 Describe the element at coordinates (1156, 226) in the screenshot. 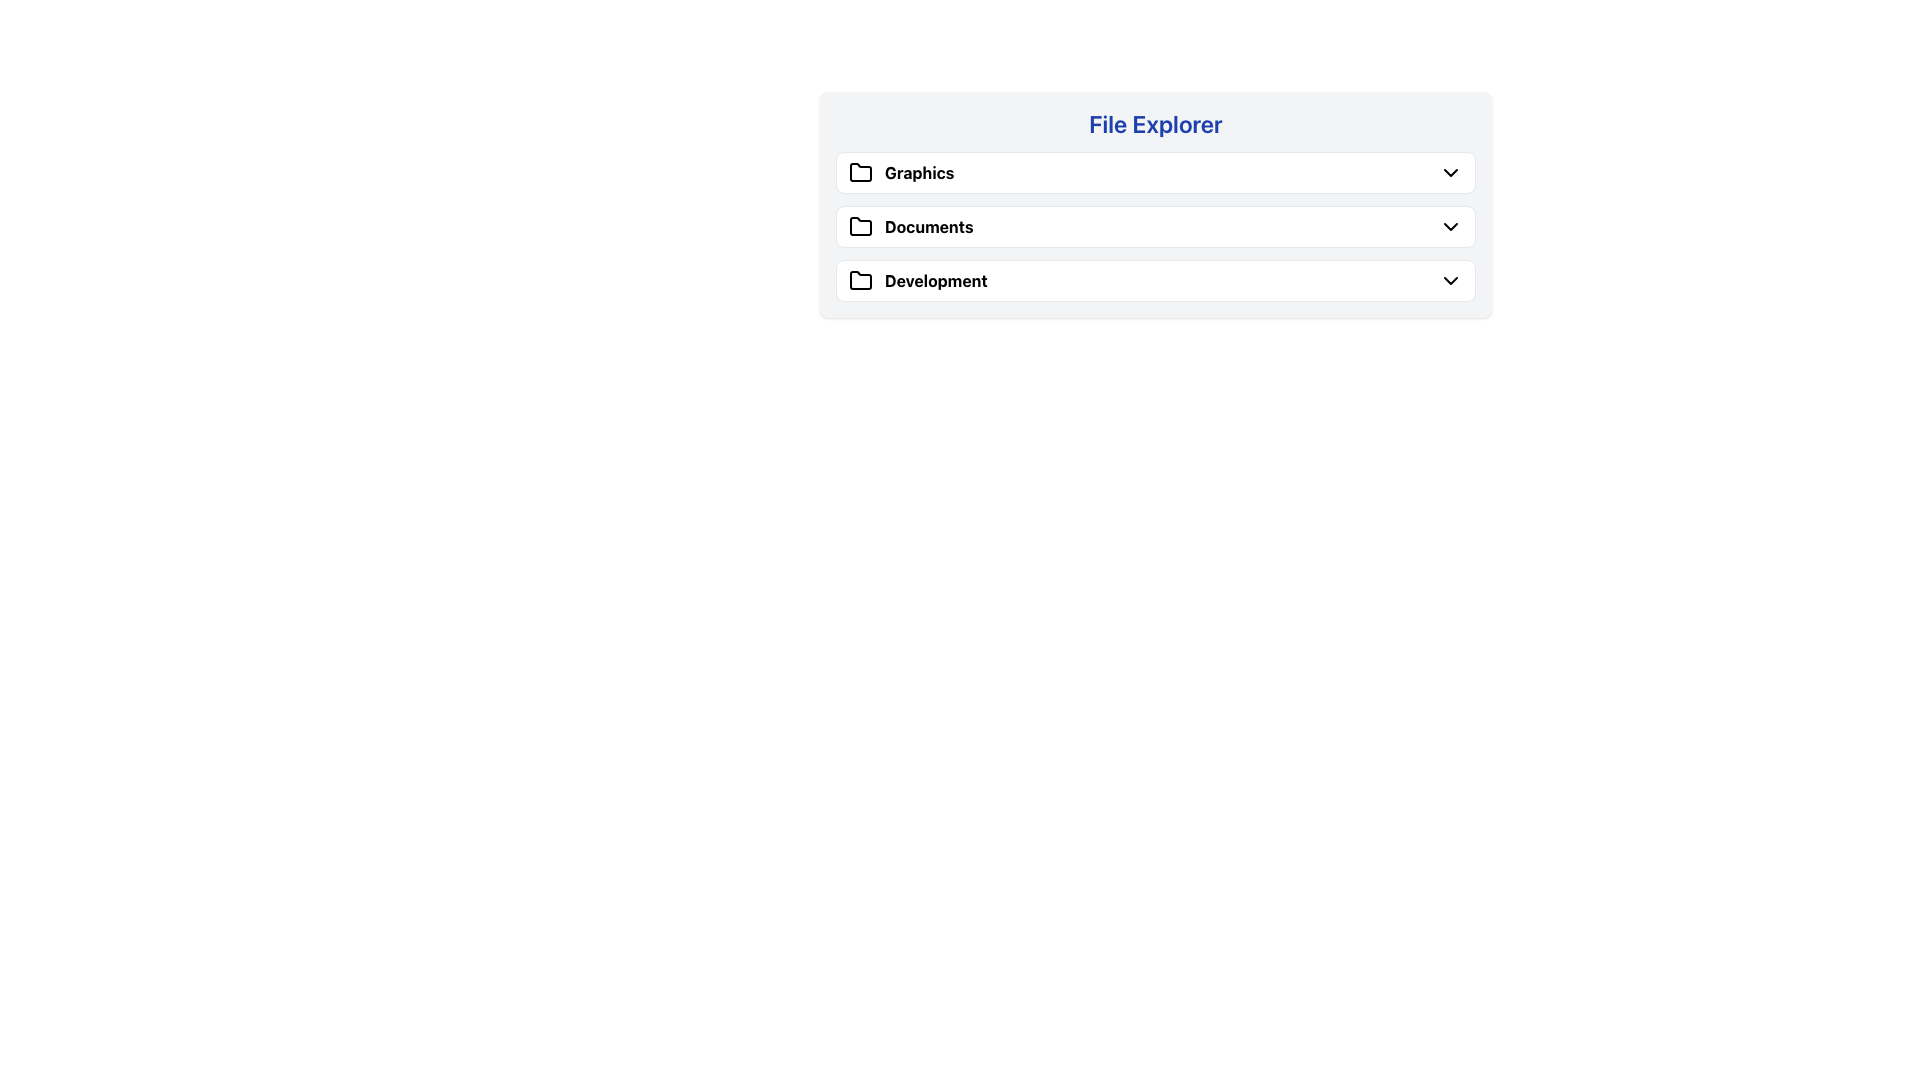

I see `the second selectable list item in the 'File Explorer' section, which represents a folder entry for 'Documents'` at that location.